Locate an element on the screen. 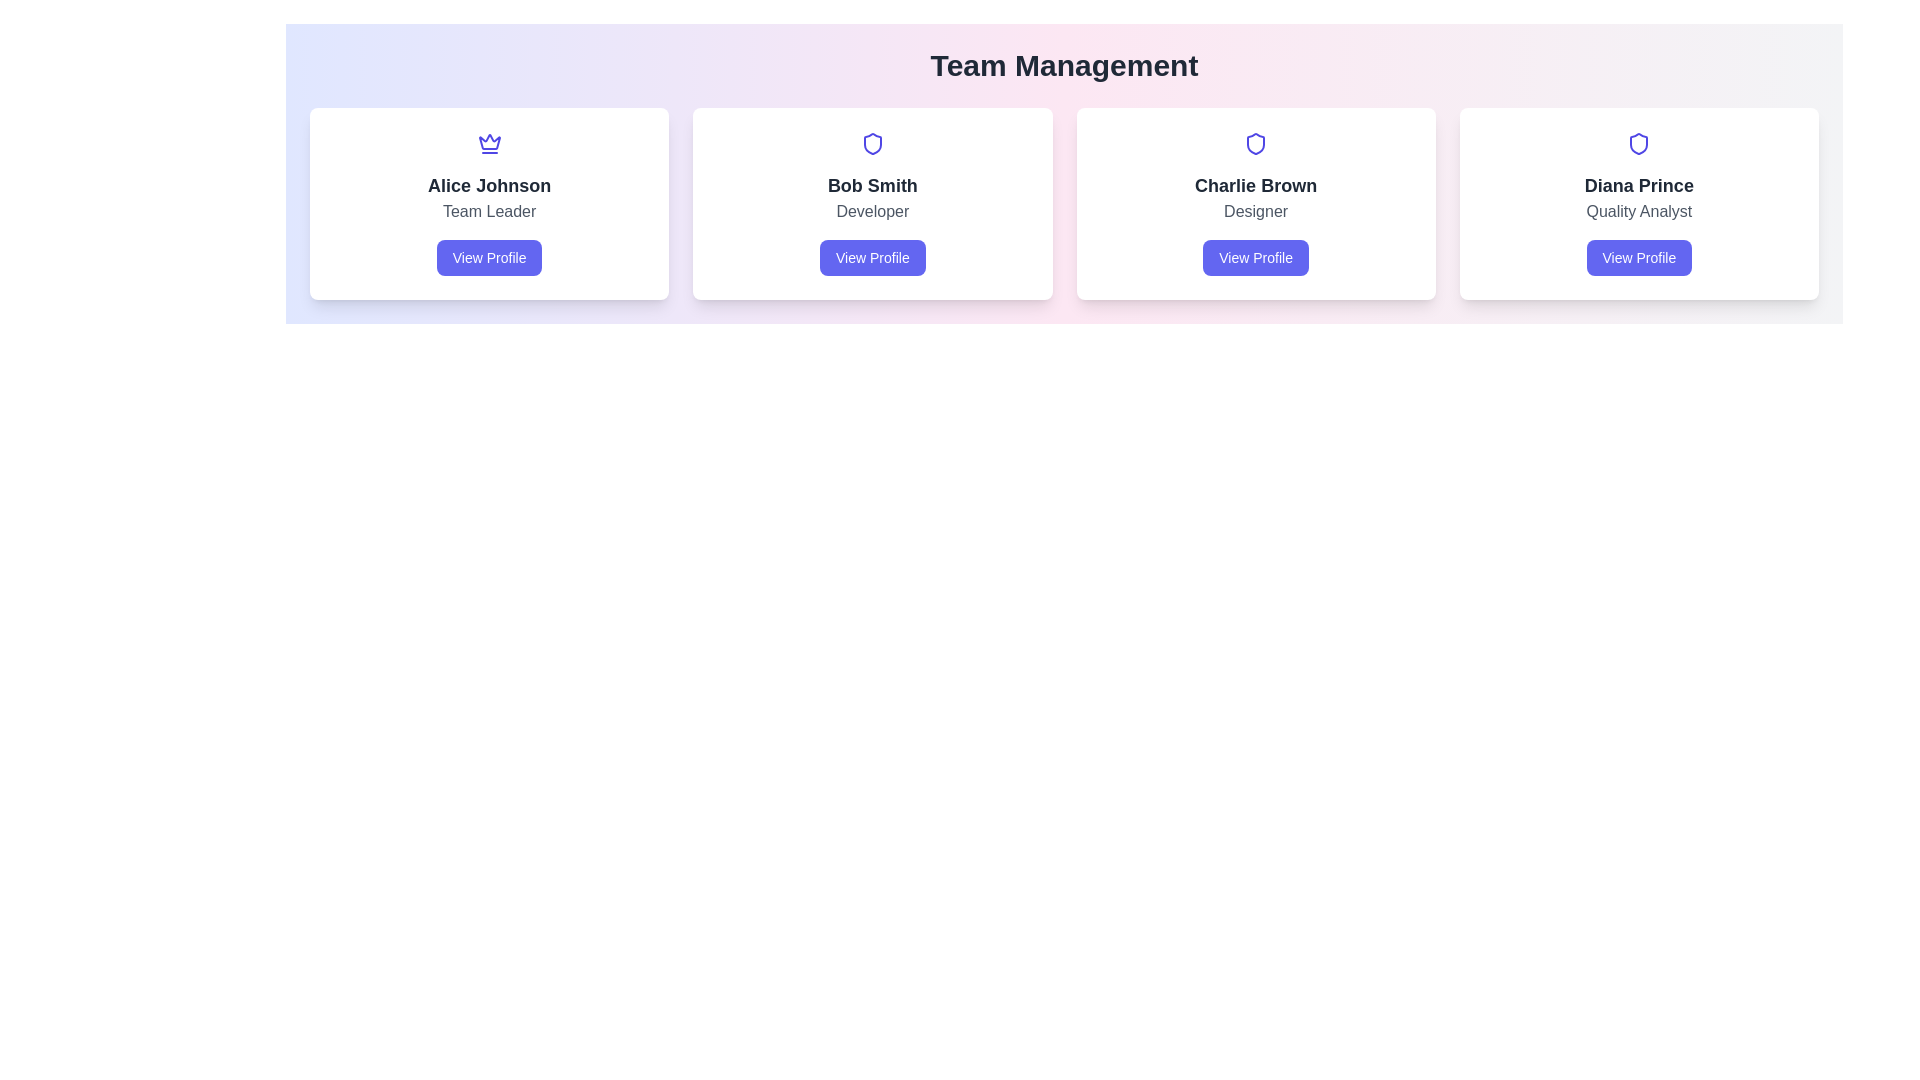 This screenshot has height=1080, width=1920. the button is located at coordinates (489, 257).